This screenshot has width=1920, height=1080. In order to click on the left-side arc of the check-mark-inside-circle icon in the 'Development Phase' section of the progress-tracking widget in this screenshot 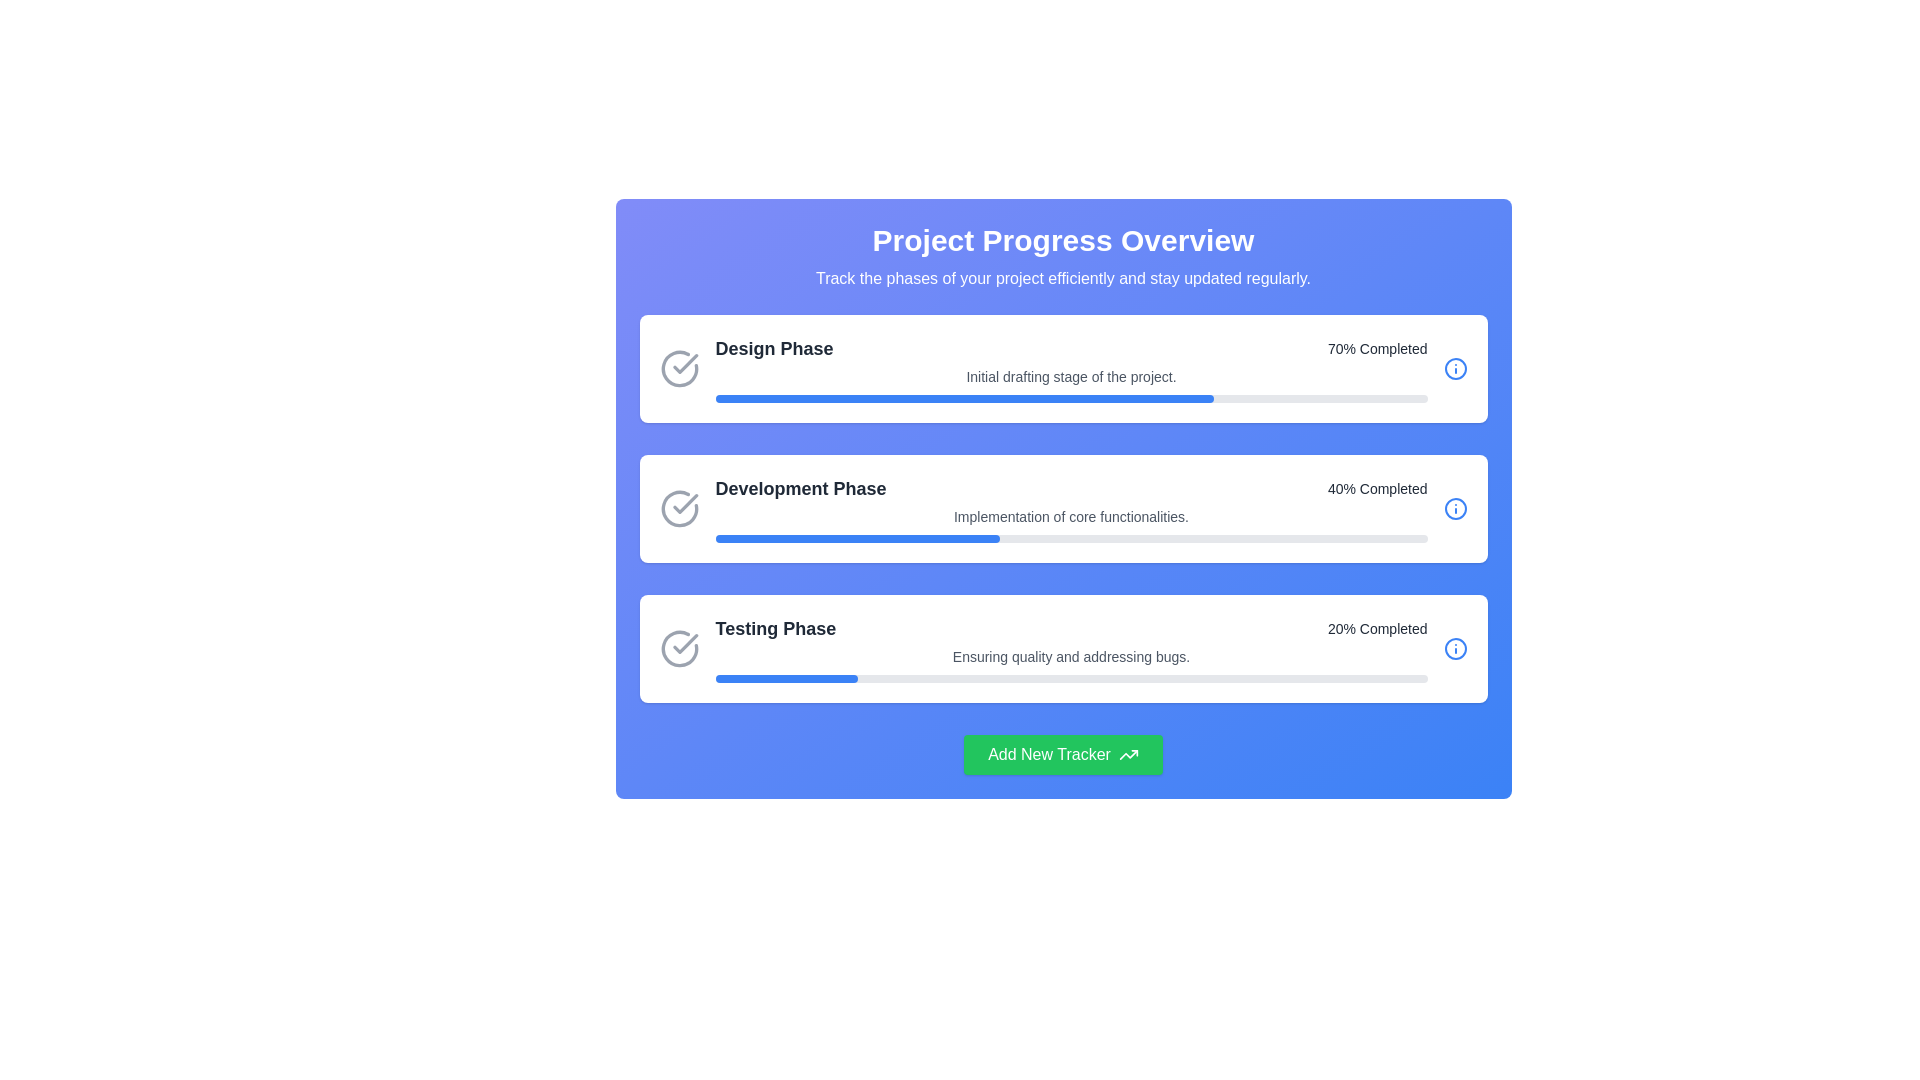, I will do `click(679, 508)`.